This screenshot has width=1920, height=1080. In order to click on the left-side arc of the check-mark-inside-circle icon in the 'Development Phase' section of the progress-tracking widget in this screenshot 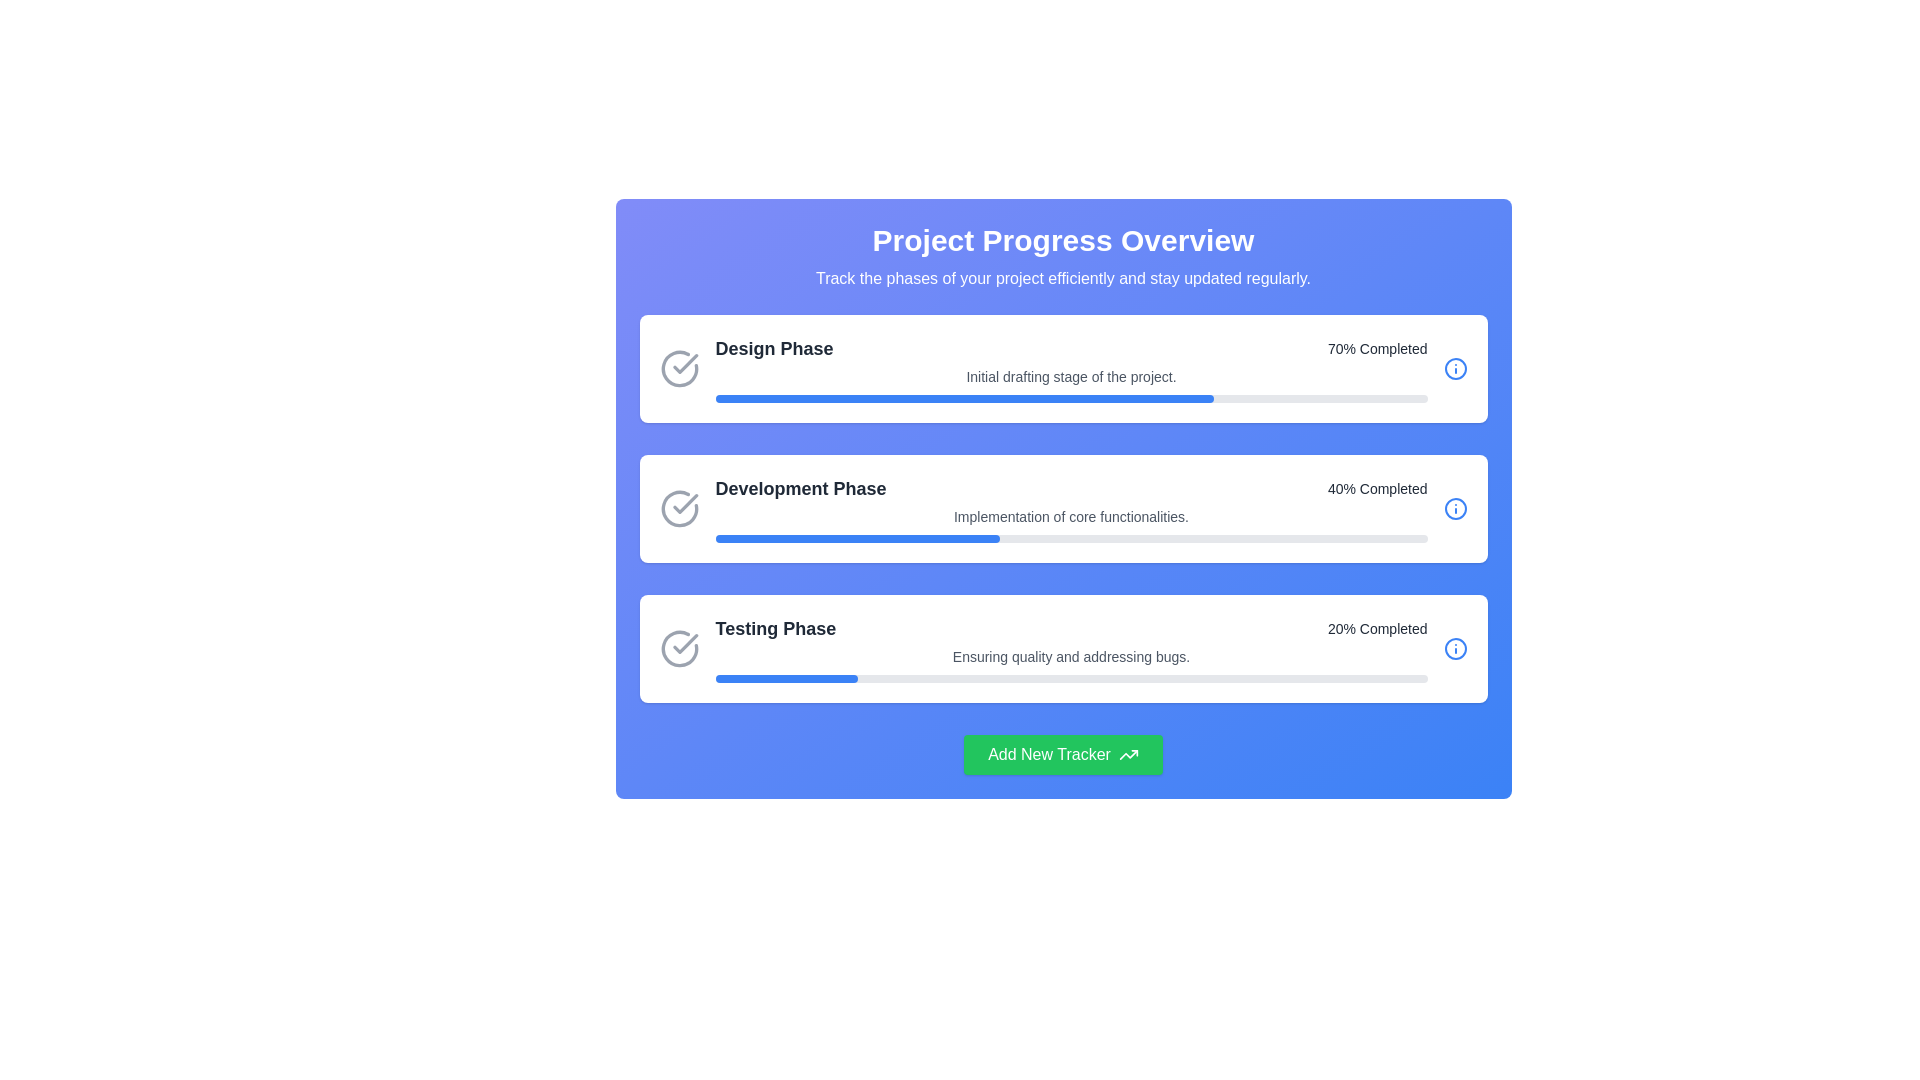, I will do `click(679, 508)`.